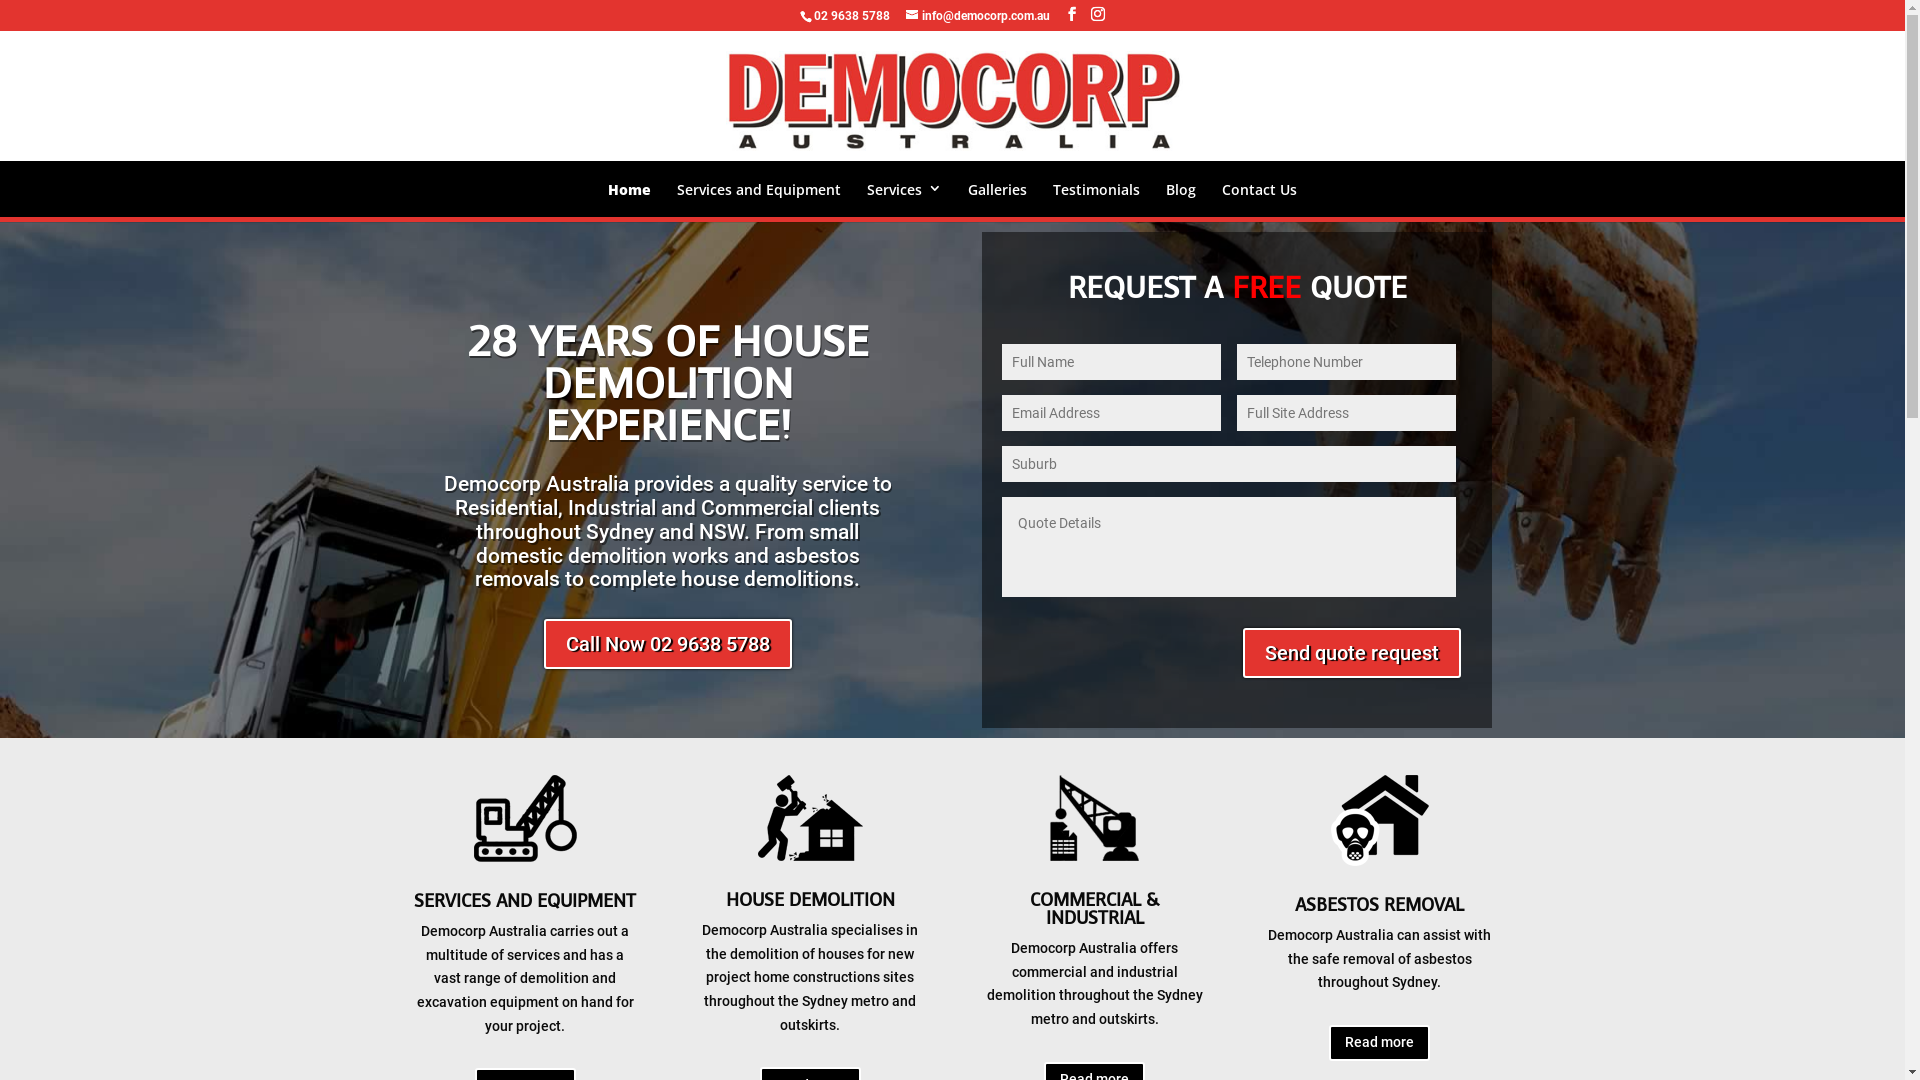  I want to click on 'Read more', so click(1378, 1041).